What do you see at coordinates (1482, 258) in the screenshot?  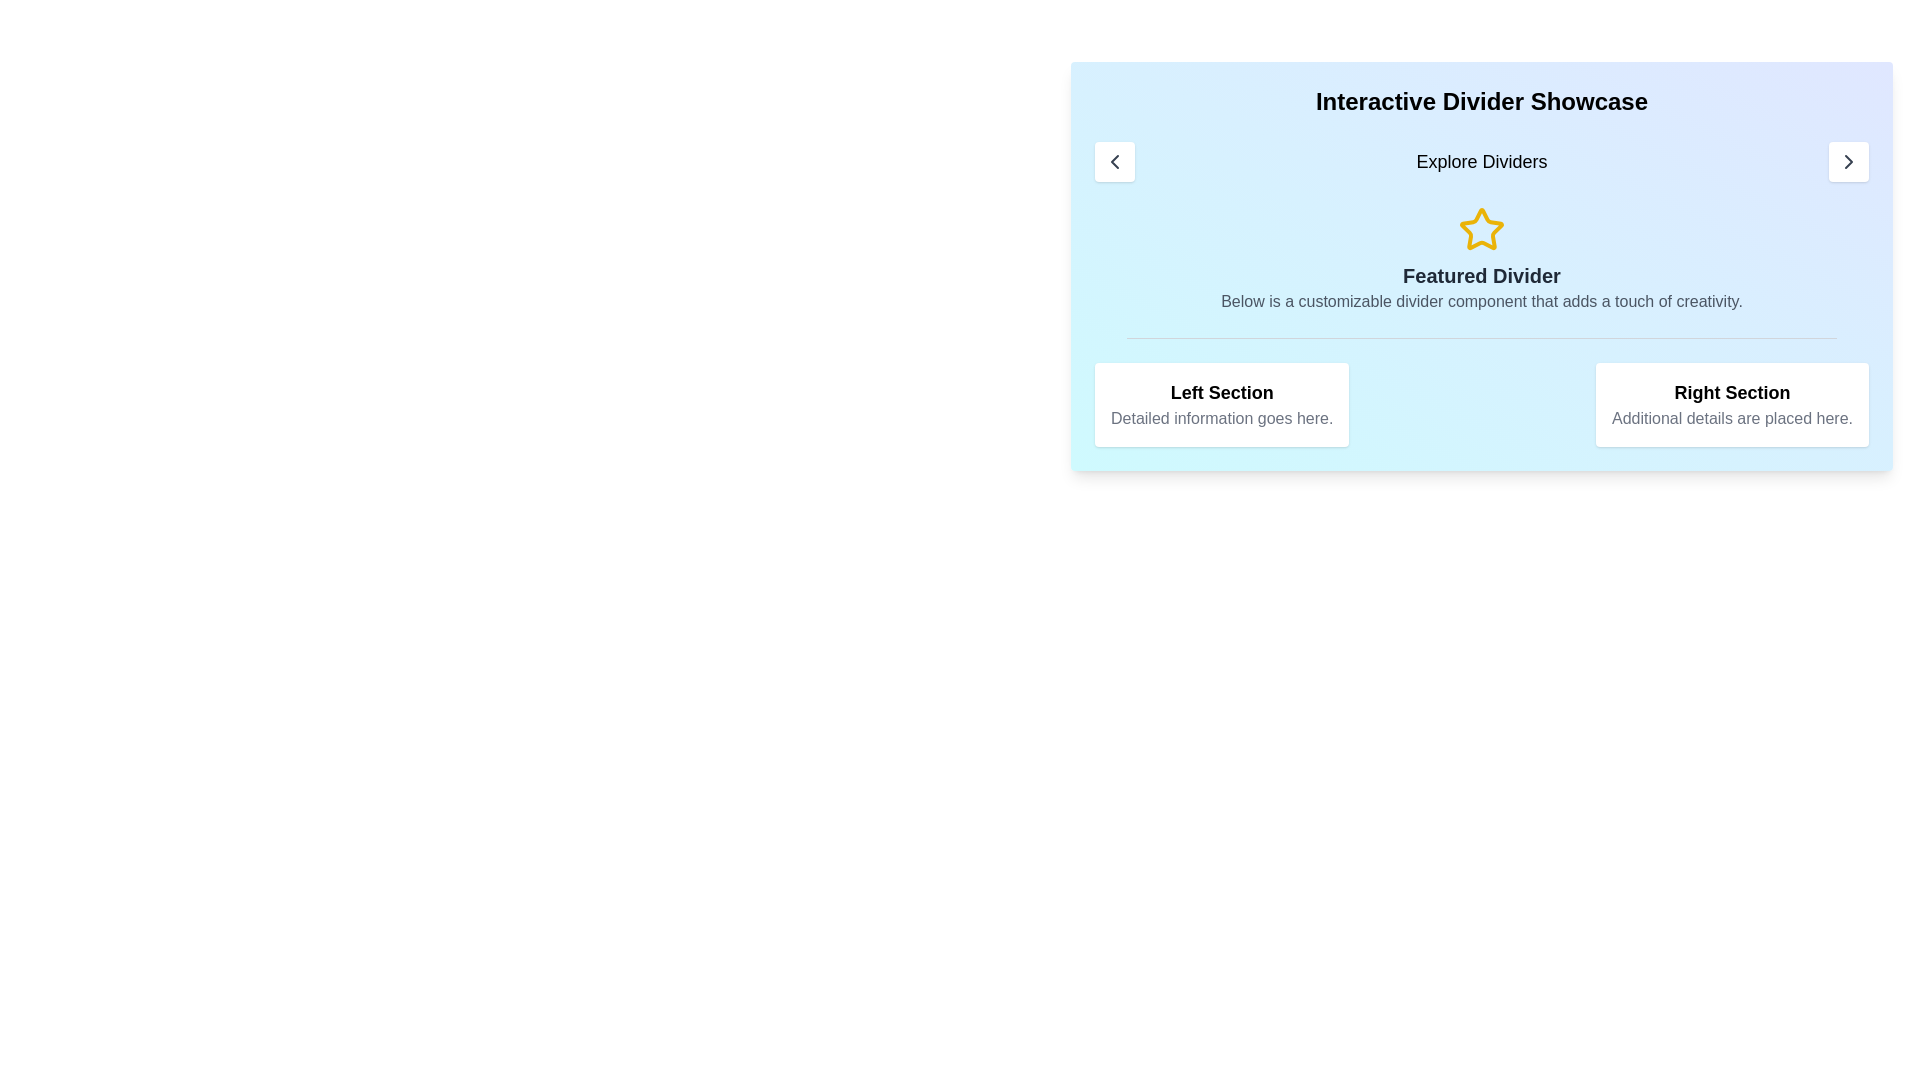 I see `information in the informational block titled 'Featured Divider' with a yellow star icon, located prominently in the center of the light blue panel` at bounding box center [1482, 258].